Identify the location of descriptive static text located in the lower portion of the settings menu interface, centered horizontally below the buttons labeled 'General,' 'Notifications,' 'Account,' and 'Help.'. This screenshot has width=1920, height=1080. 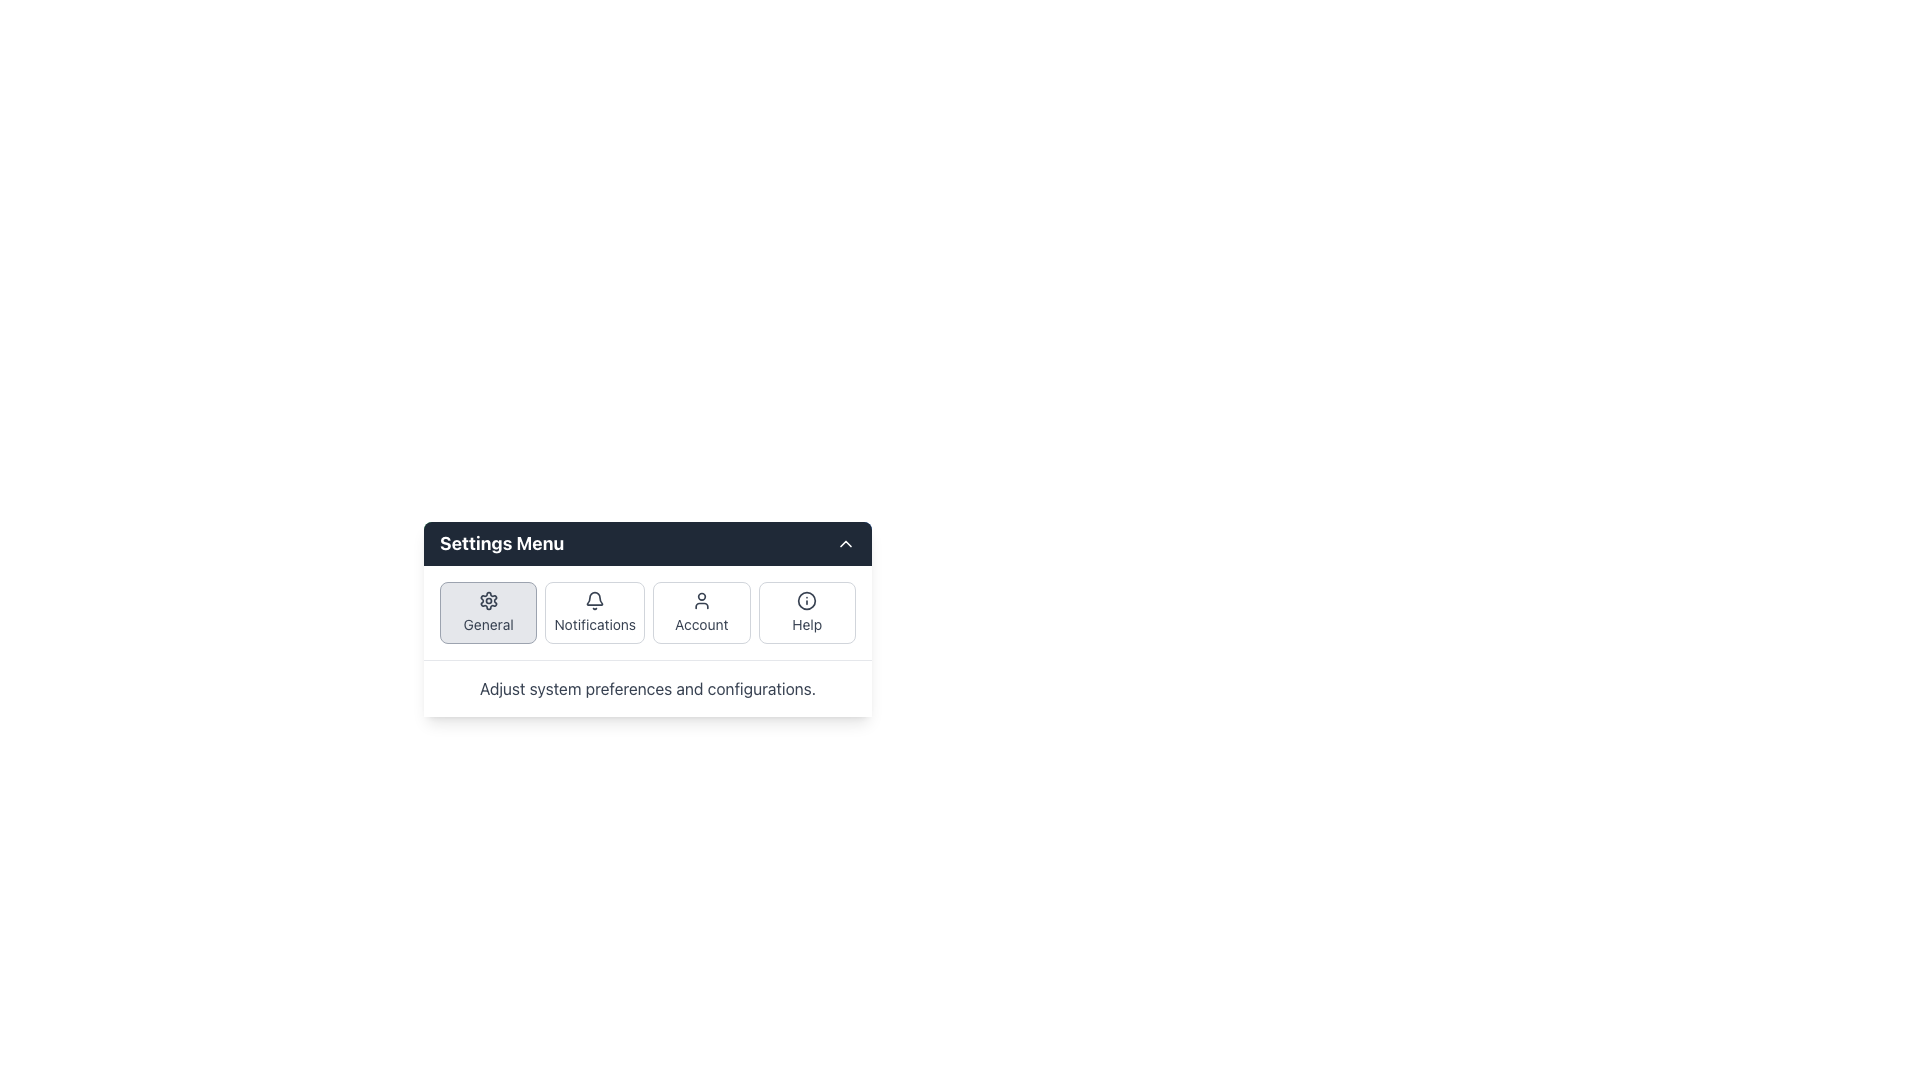
(648, 688).